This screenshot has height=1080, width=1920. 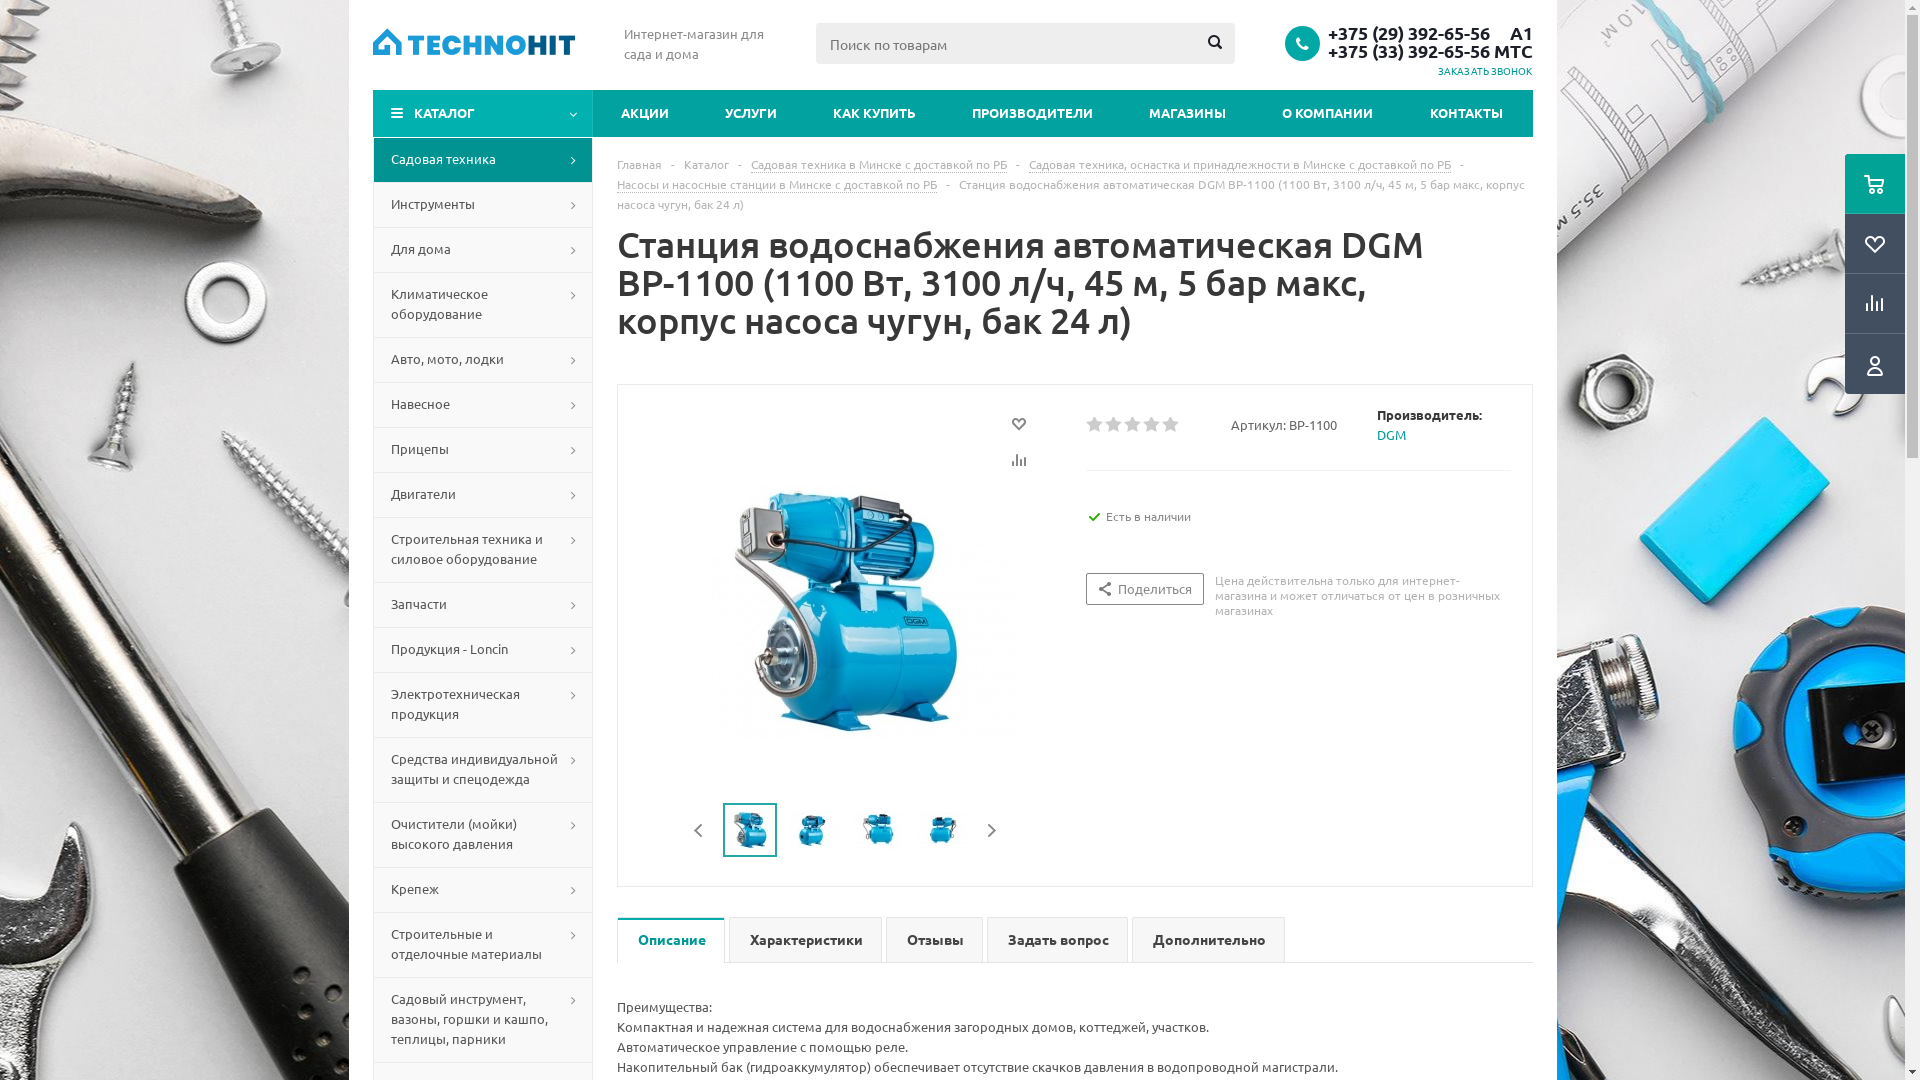 I want to click on 'Previous', so click(x=699, y=830).